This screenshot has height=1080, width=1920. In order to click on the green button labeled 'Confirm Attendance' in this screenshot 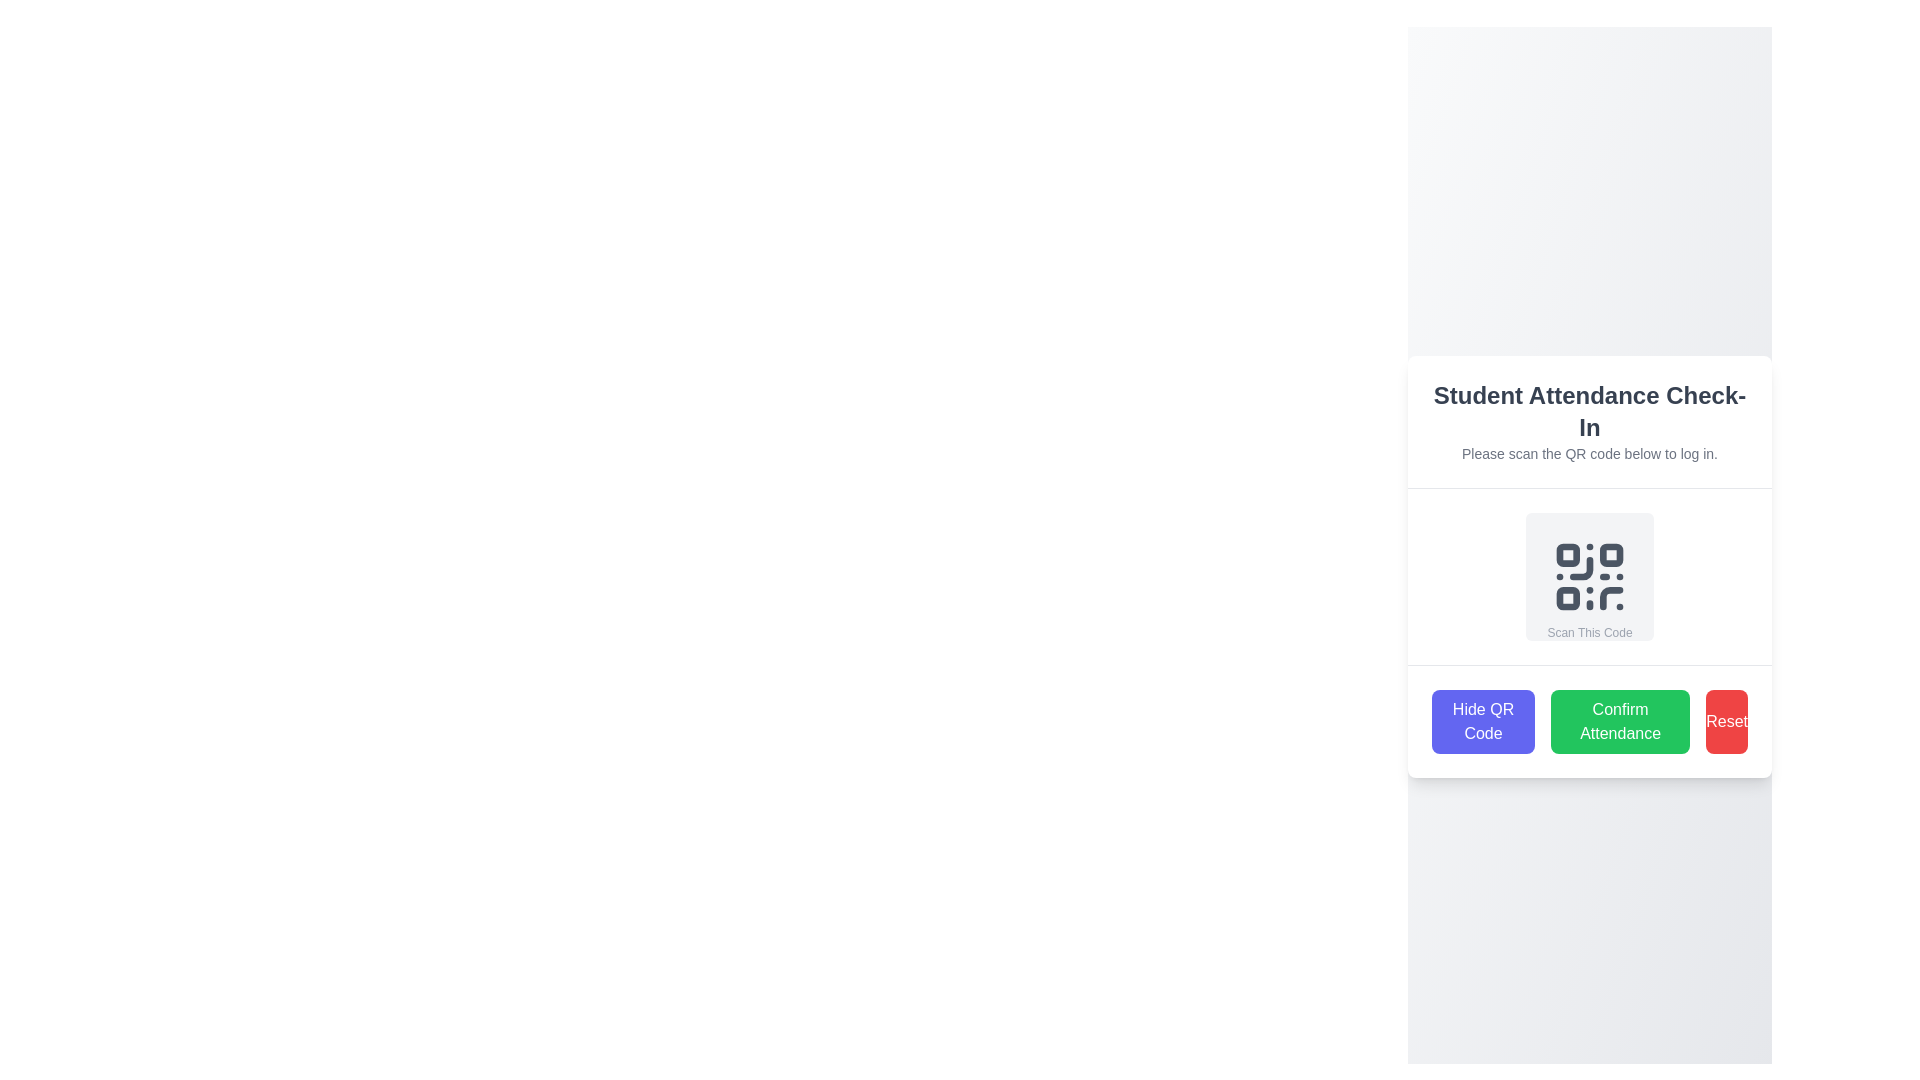, I will do `click(1620, 721)`.